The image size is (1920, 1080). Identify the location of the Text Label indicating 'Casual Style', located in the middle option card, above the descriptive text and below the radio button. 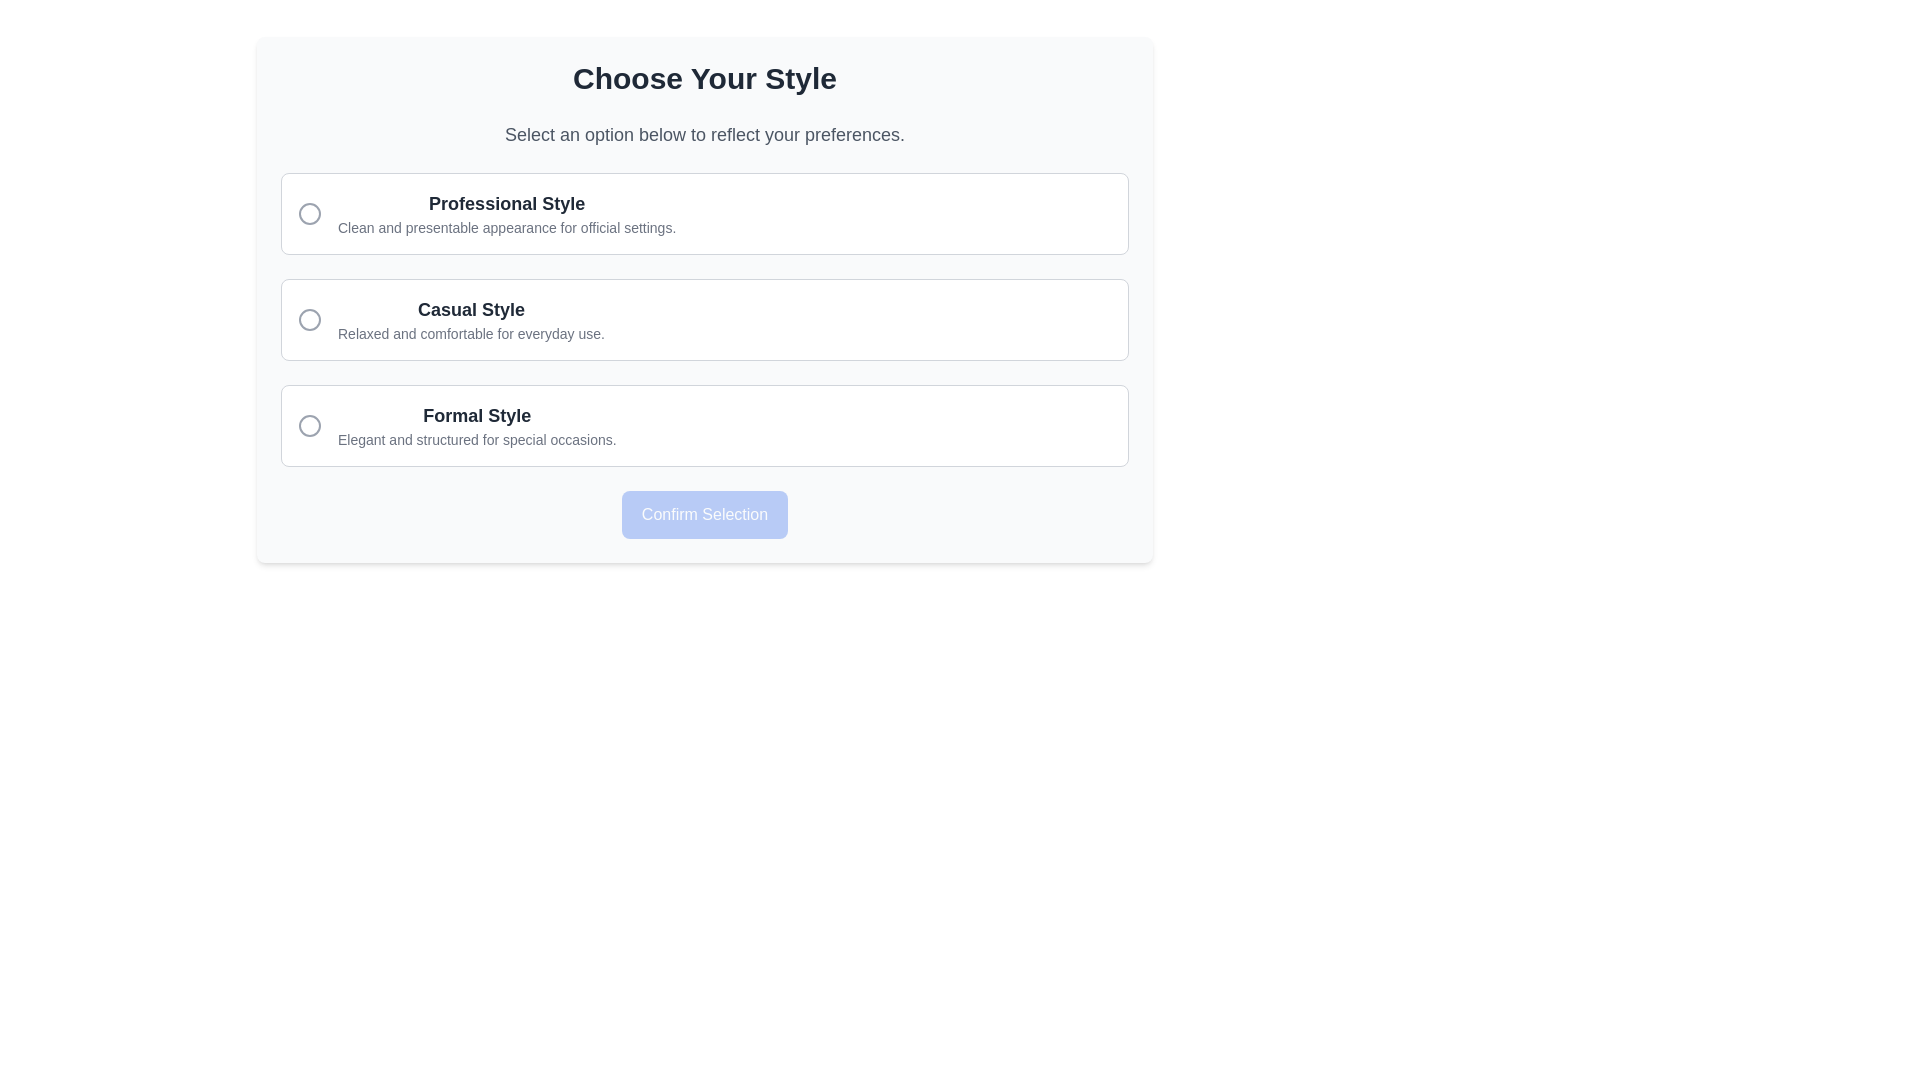
(470, 309).